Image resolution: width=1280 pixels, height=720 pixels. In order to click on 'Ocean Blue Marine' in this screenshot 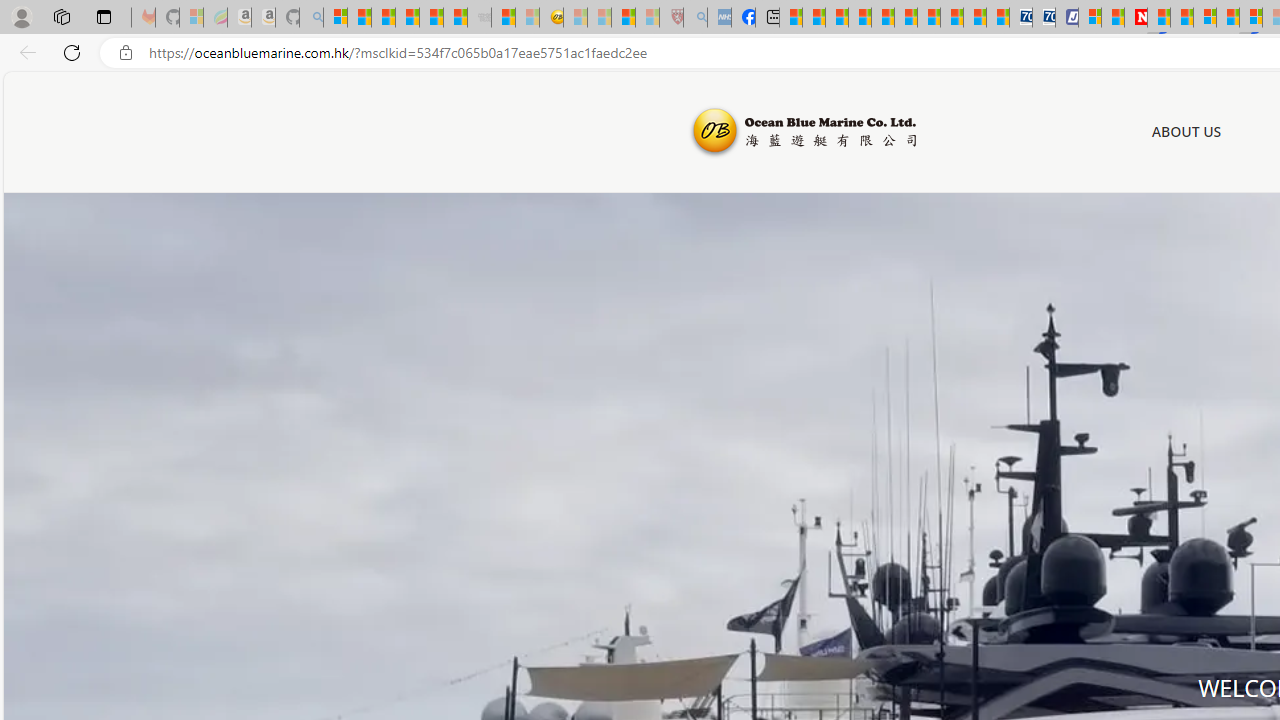, I will do `click(801, 132)`.